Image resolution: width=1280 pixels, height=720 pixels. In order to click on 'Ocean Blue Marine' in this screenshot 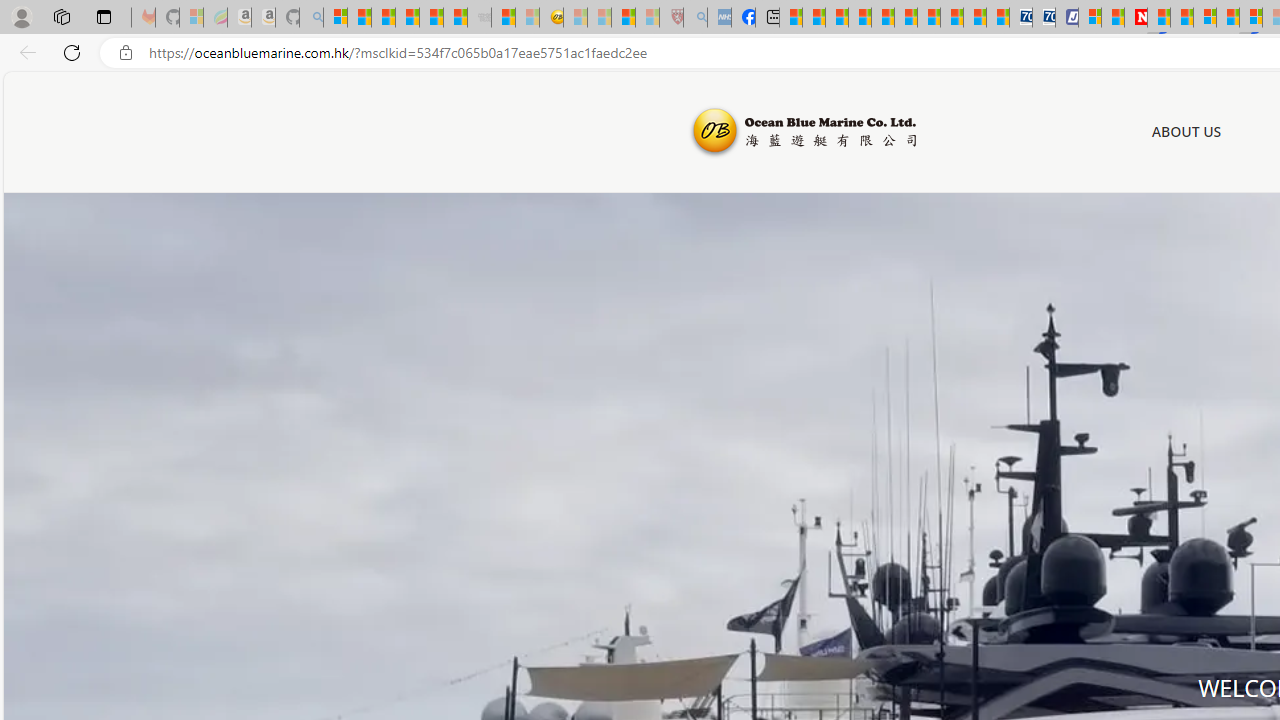, I will do `click(801, 132)`.